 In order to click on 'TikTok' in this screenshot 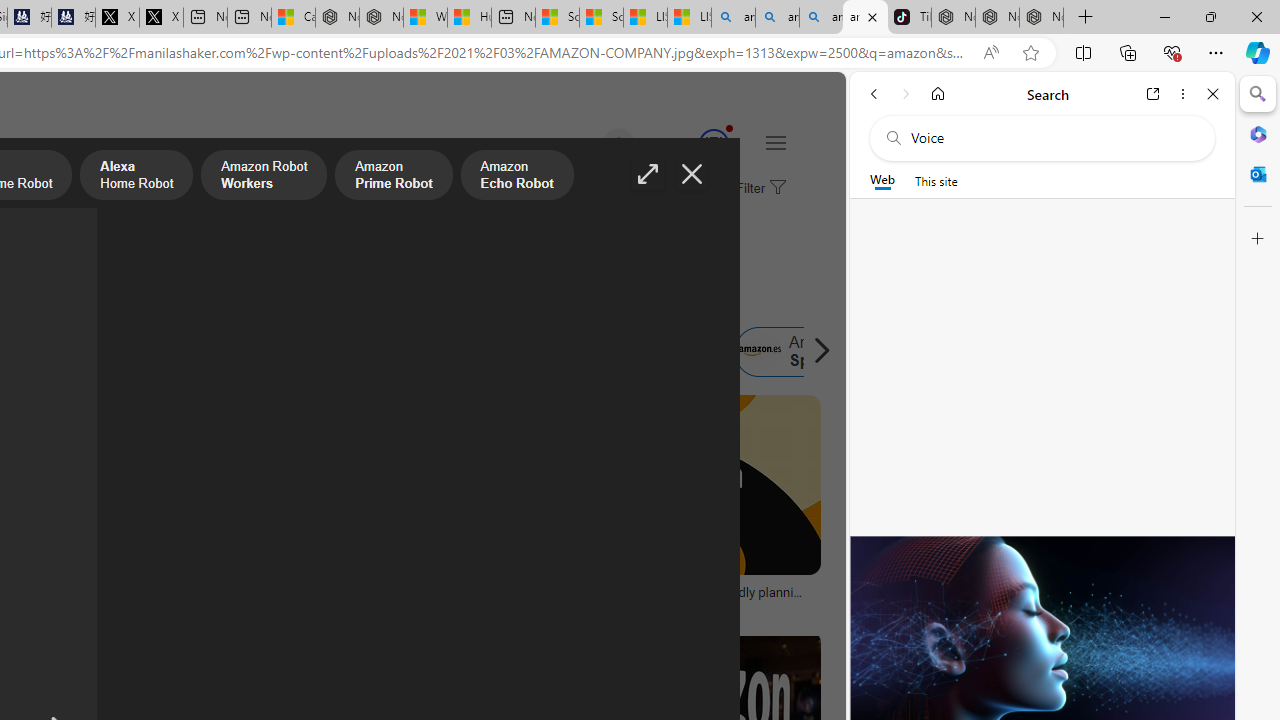, I will do `click(908, 17)`.